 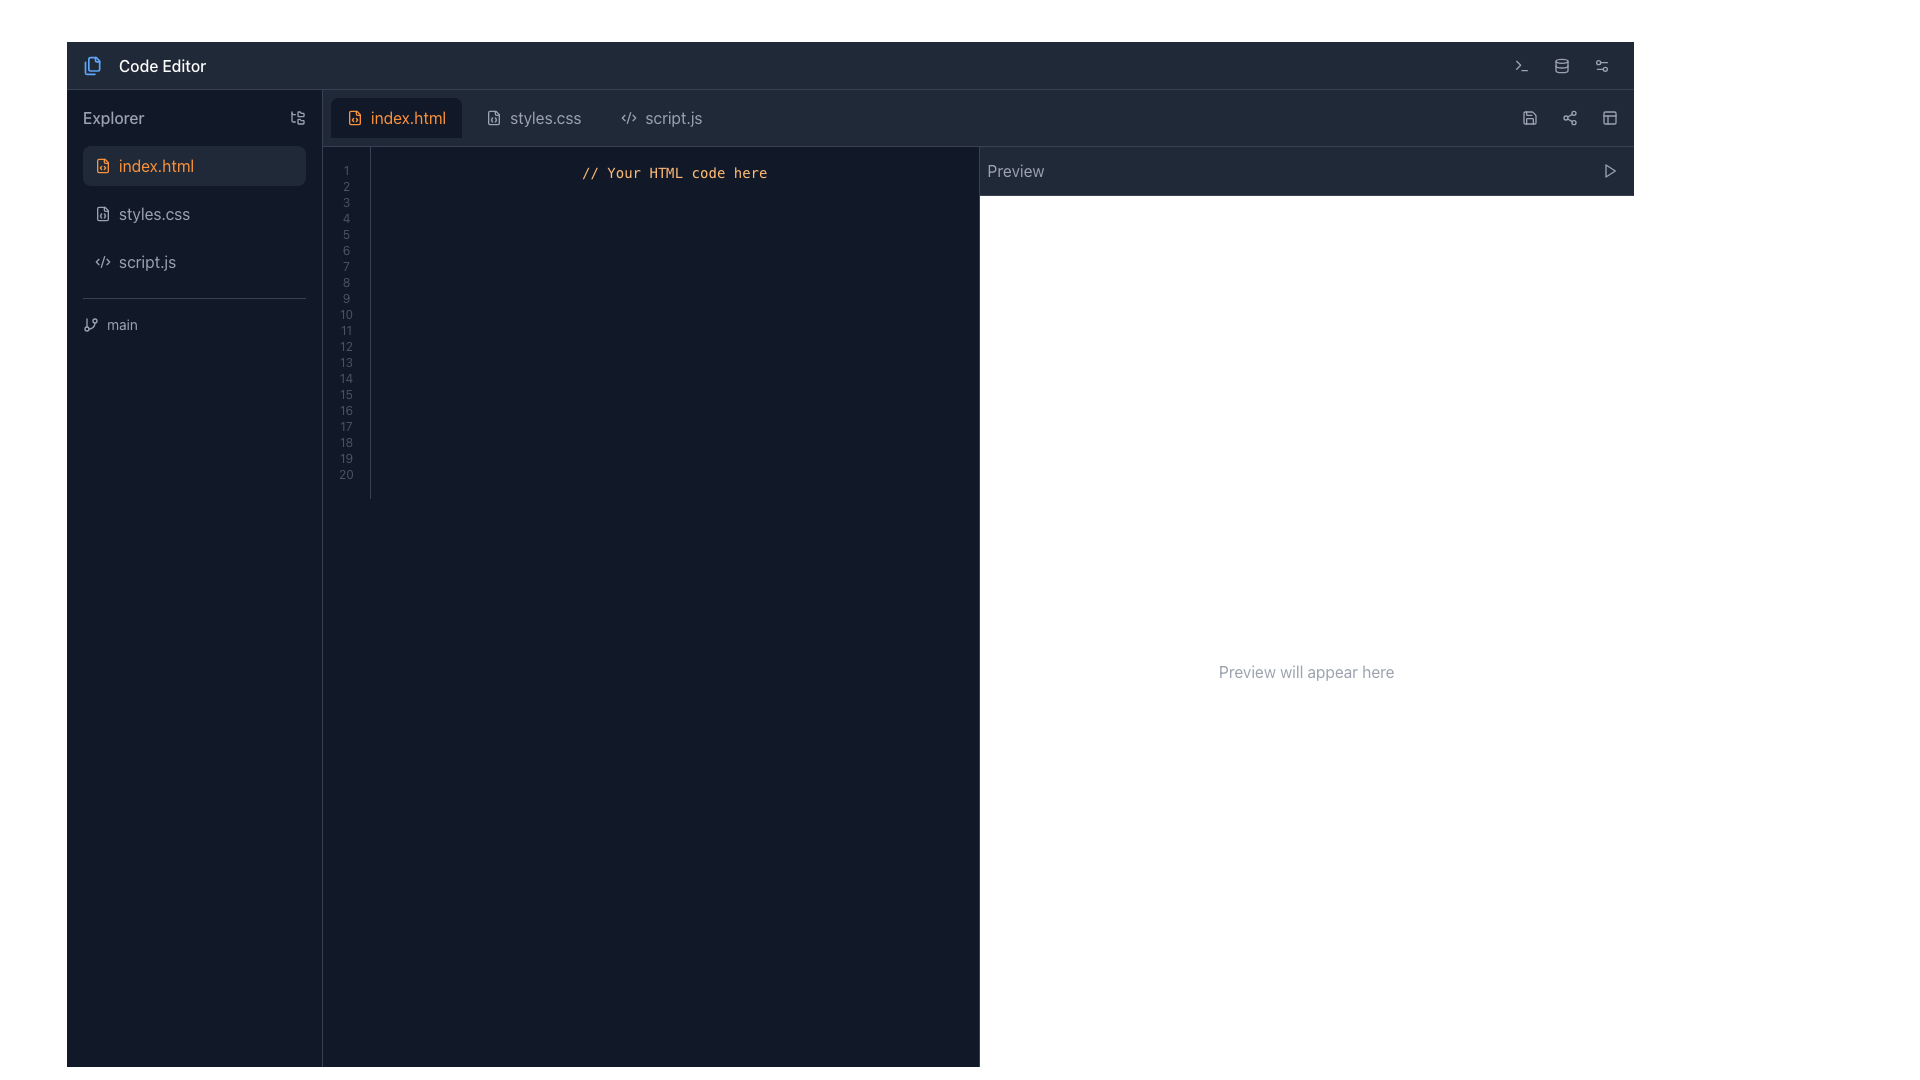 I want to click on the static text that signifies line number '19' in the vertical list of numbers on the left edge of the code editor interface, so click(x=346, y=459).